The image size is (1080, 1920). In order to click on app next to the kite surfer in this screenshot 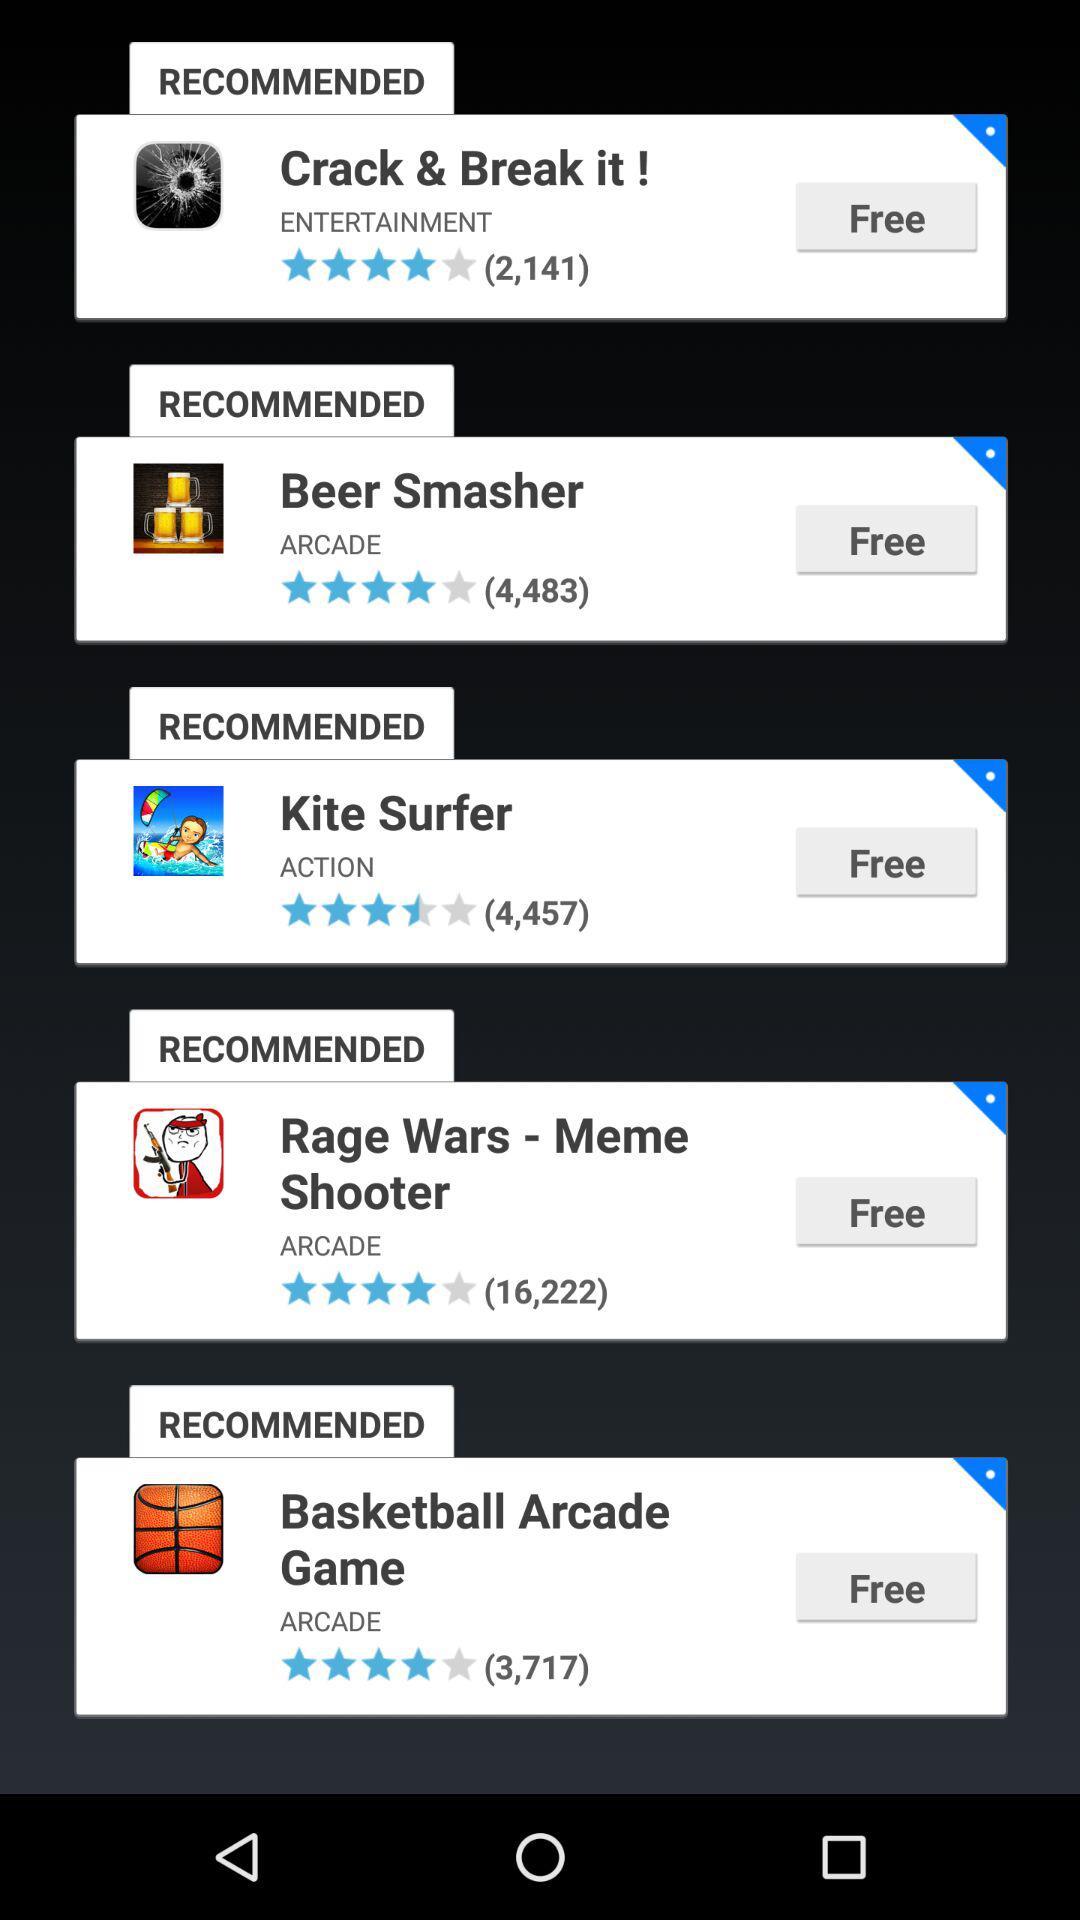, I will do `click(978, 785)`.